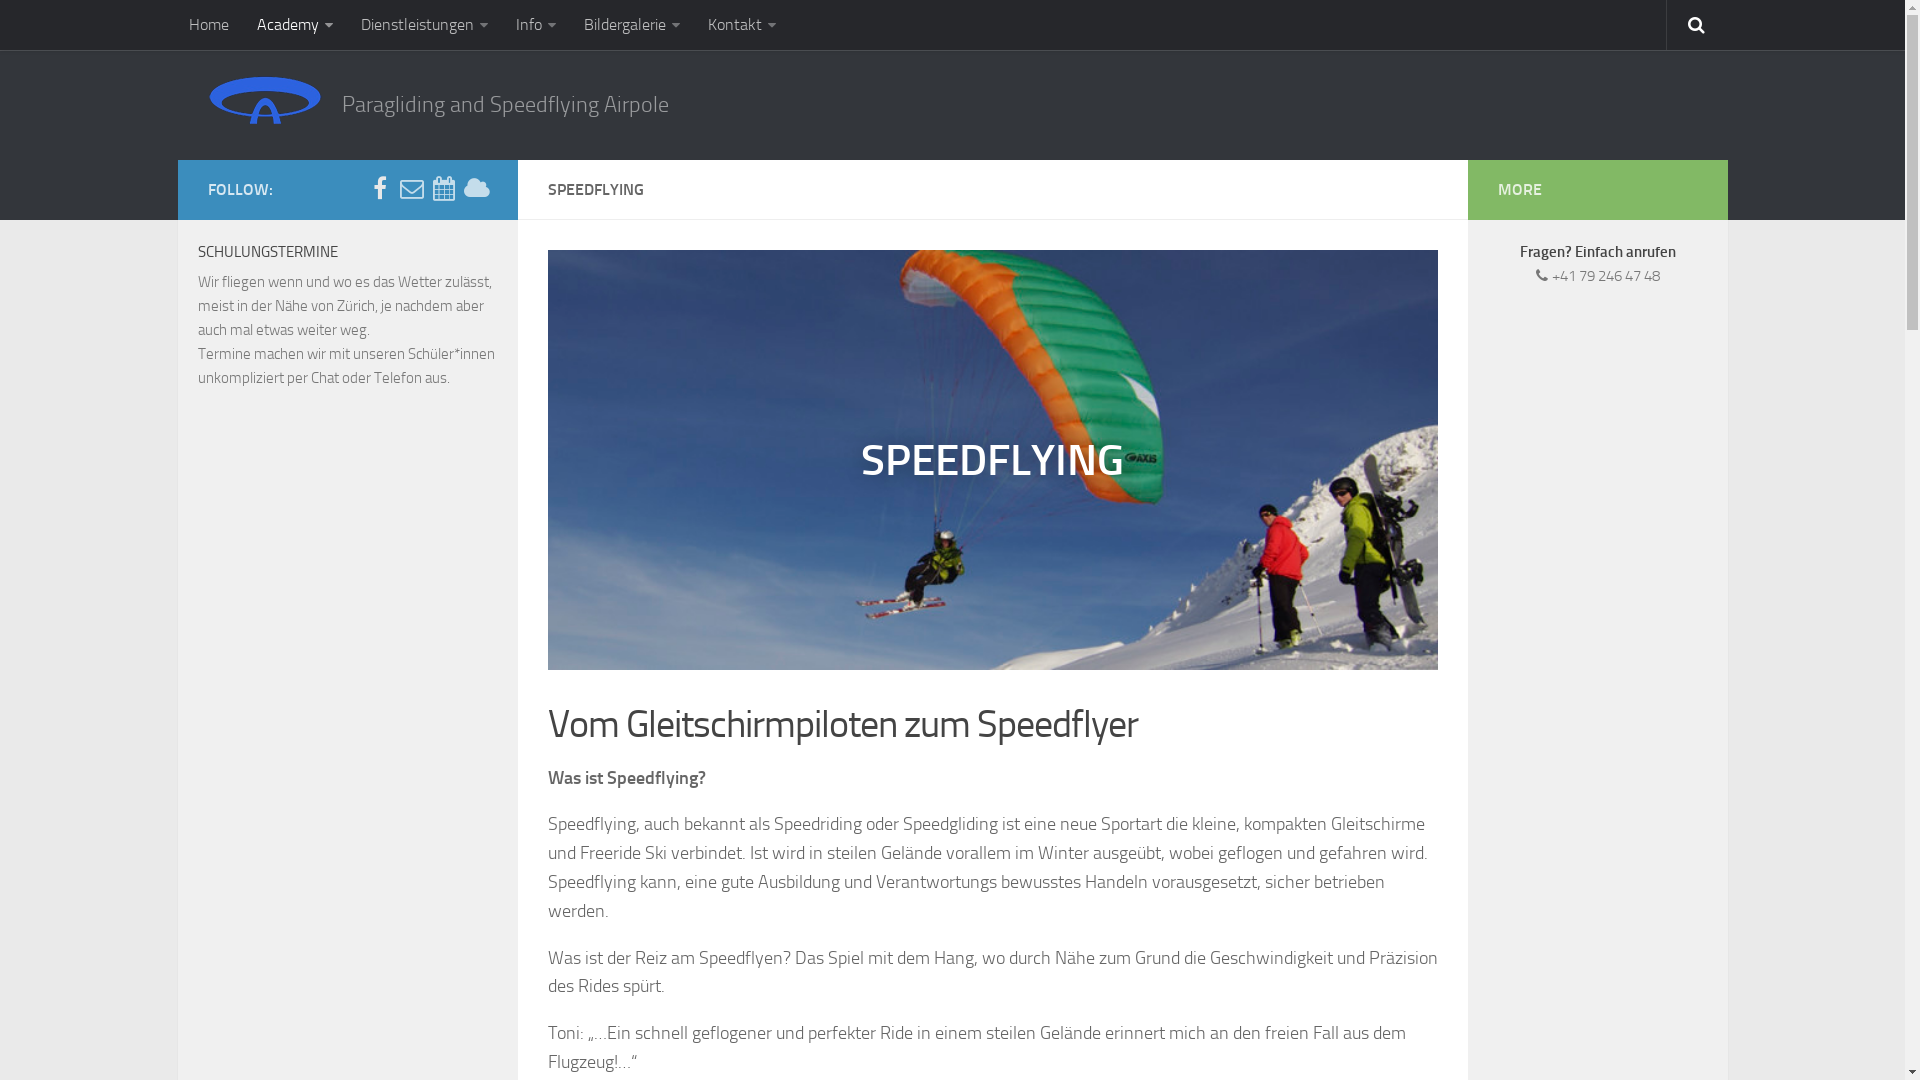 Image resolution: width=1920 pixels, height=1080 pixels. I want to click on 'Newsletter', so click(411, 189).